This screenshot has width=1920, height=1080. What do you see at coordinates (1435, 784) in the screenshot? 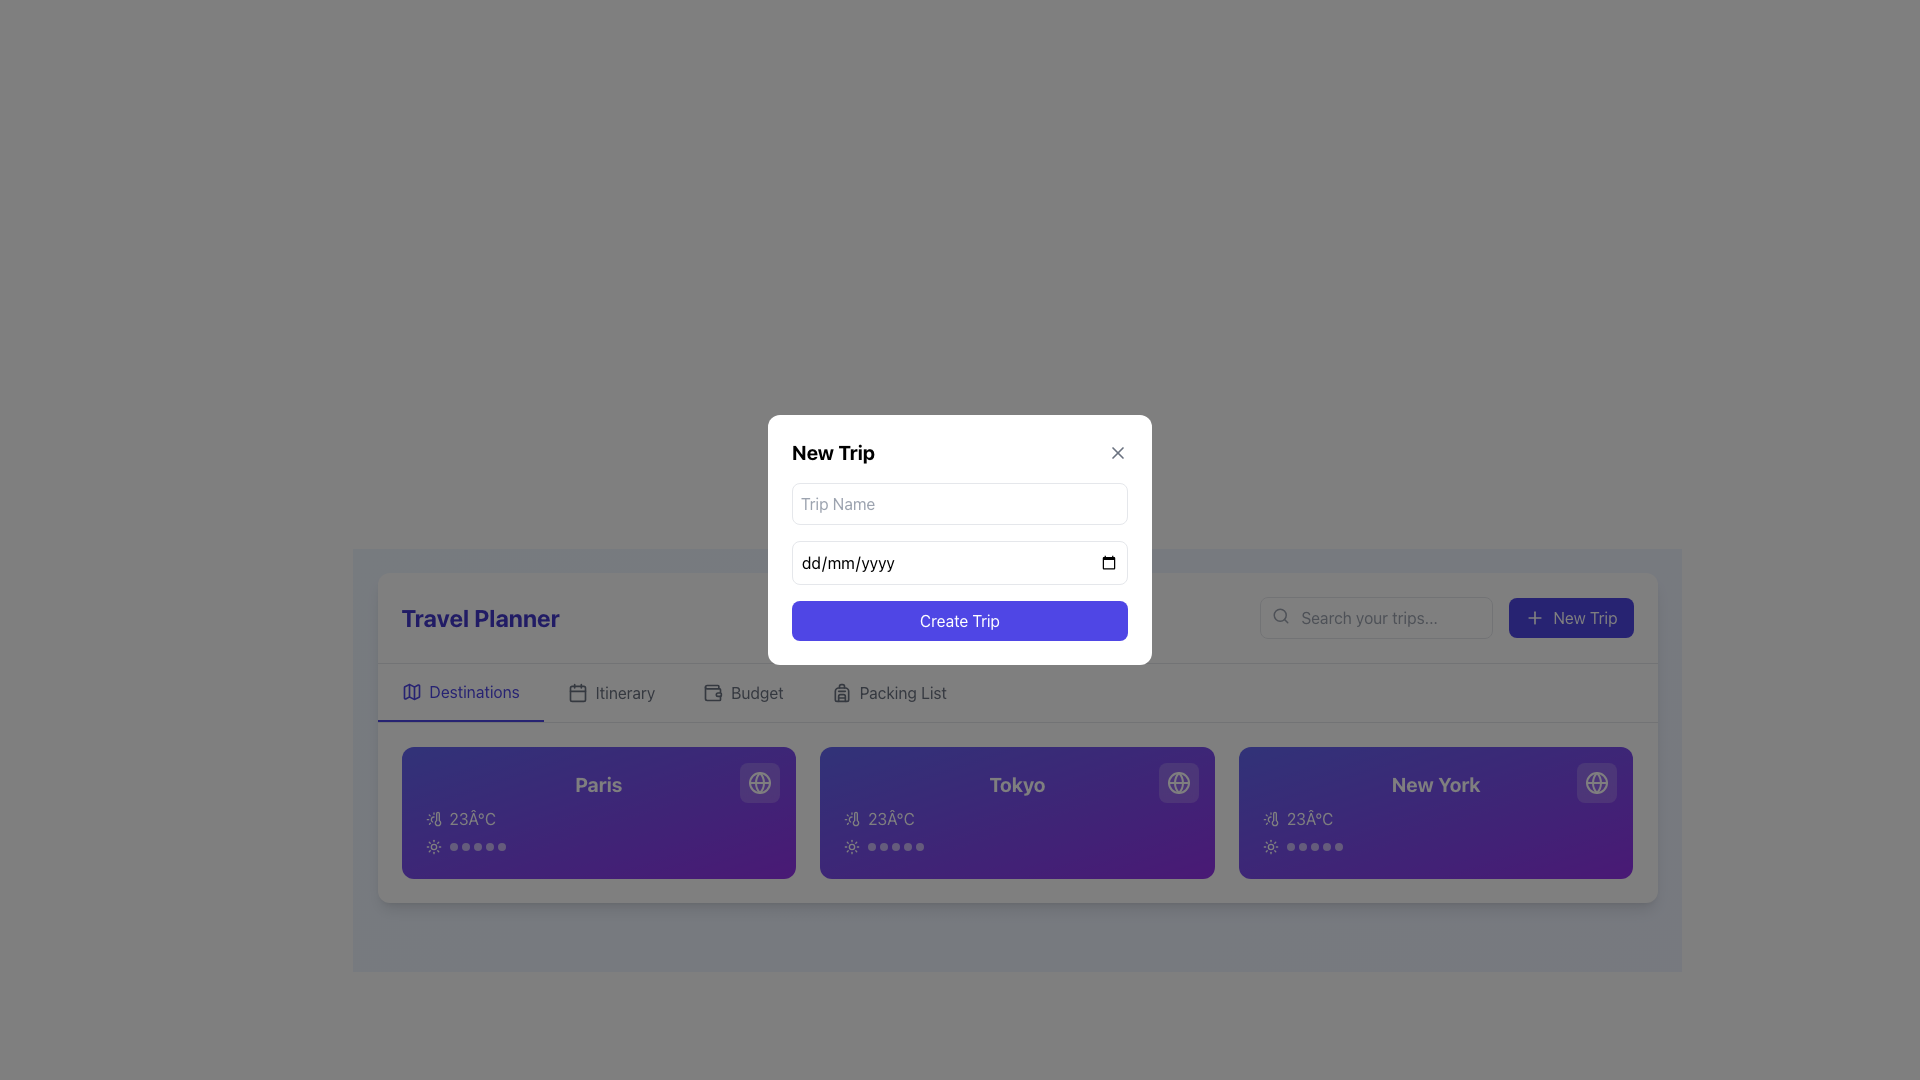
I see `the static text element displaying the location name 'New York', which is situated at the top-center area of the card, above the temperature information` at bounding box center [1435, 784].